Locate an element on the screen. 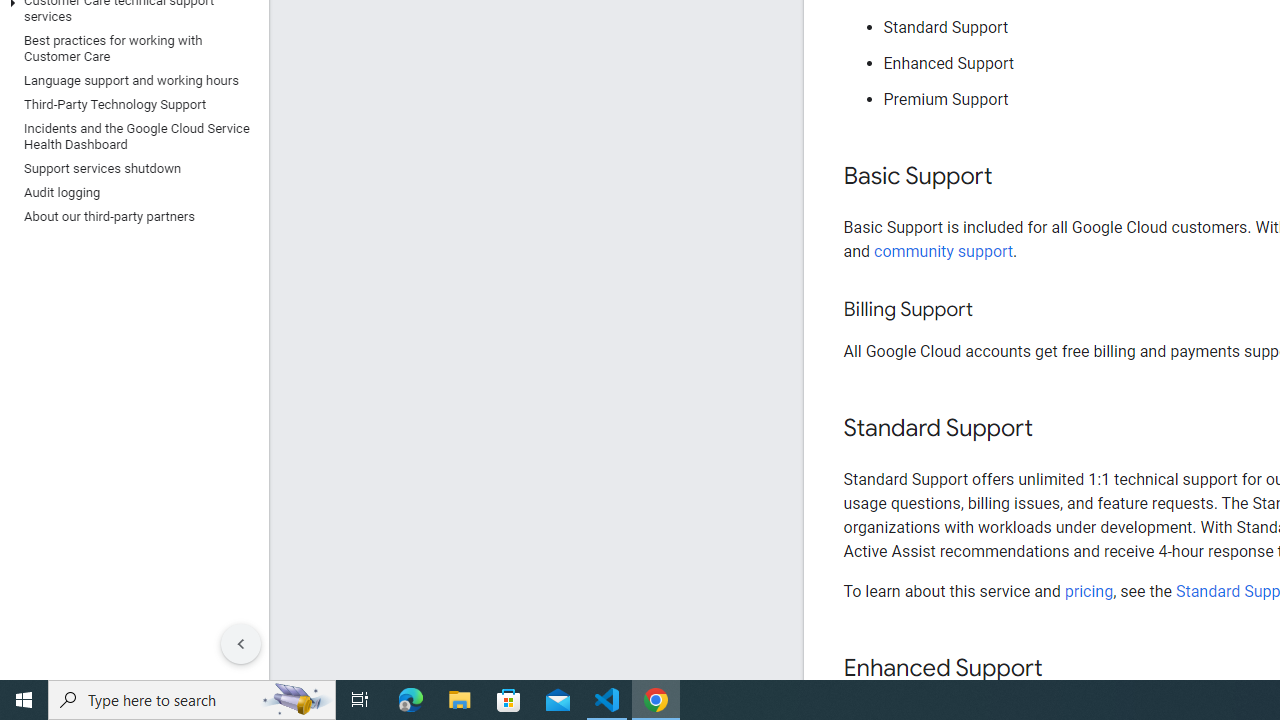 Image resolution: width=1280 pixels, height=720 pixels. 'pricing' is located at coordinates (1087, 590).